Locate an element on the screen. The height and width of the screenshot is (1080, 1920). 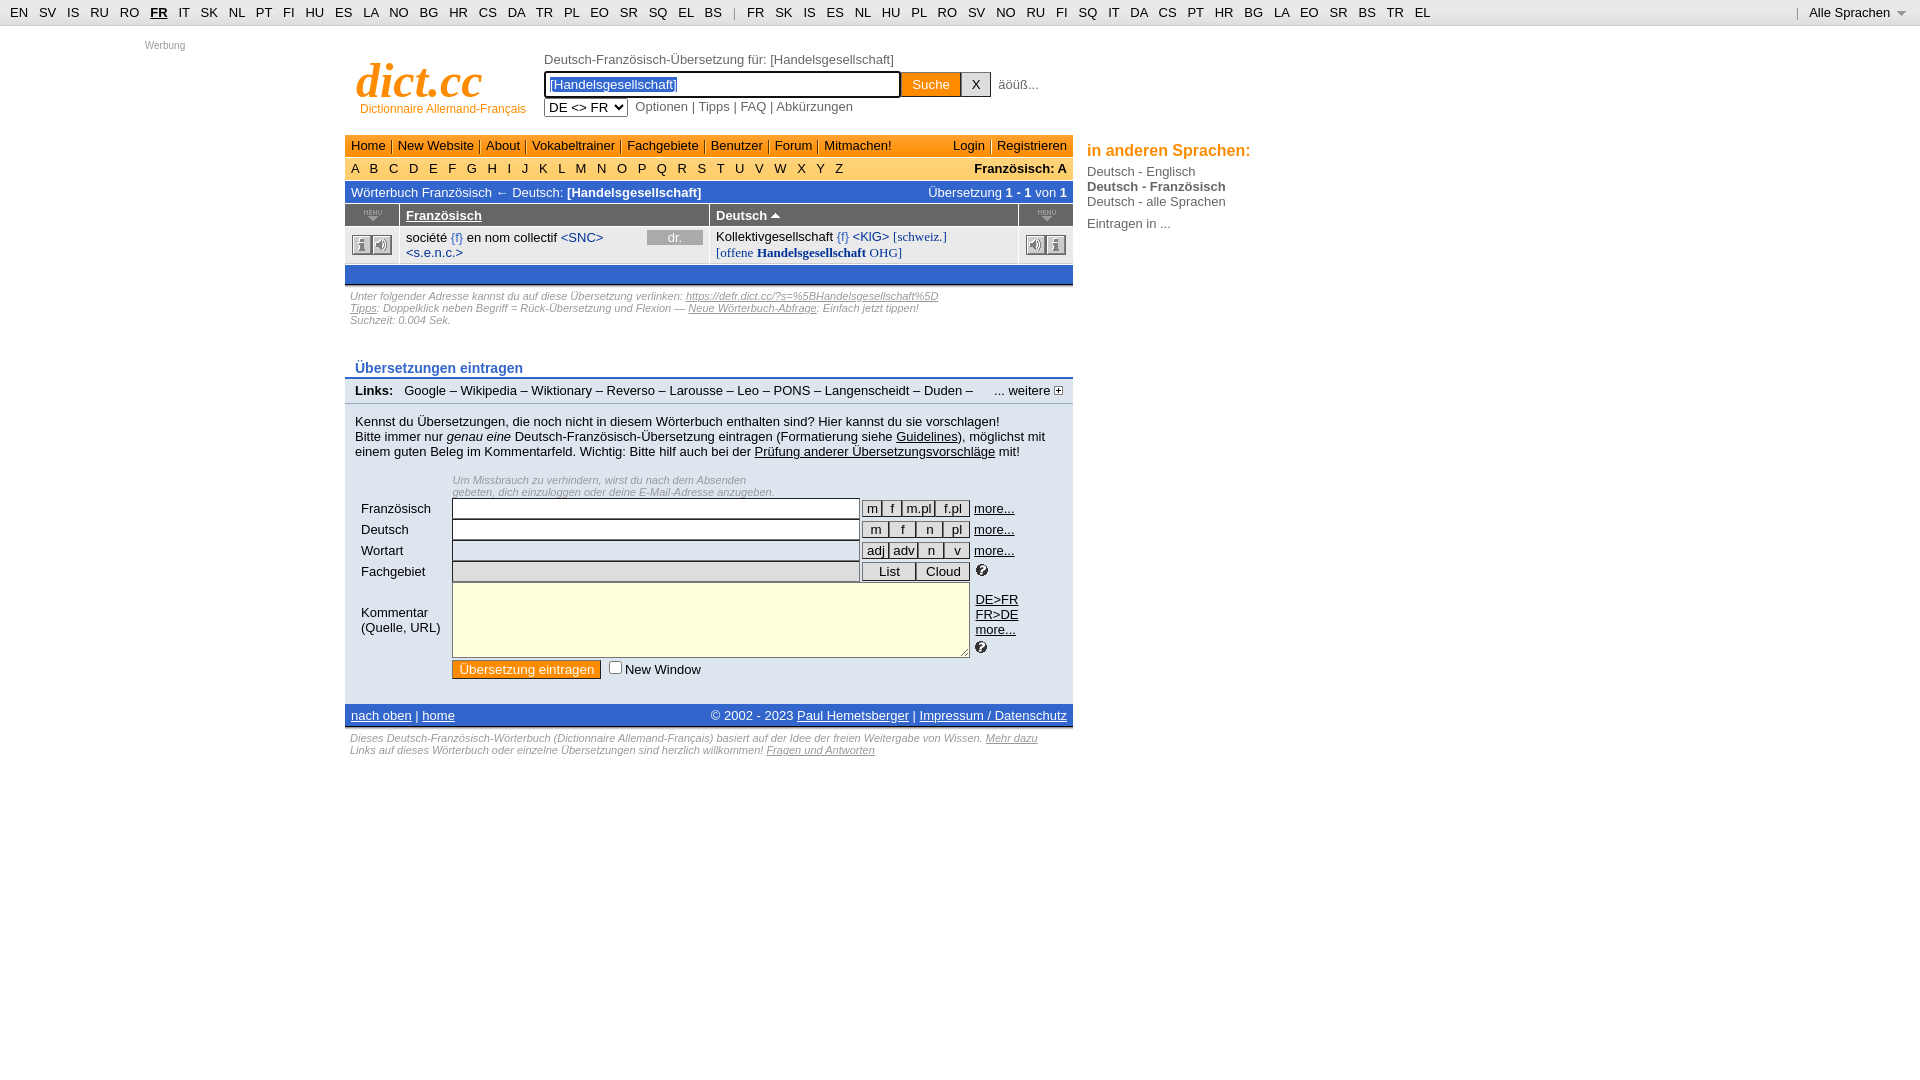
'HU' is located at coordinates (890, 12).